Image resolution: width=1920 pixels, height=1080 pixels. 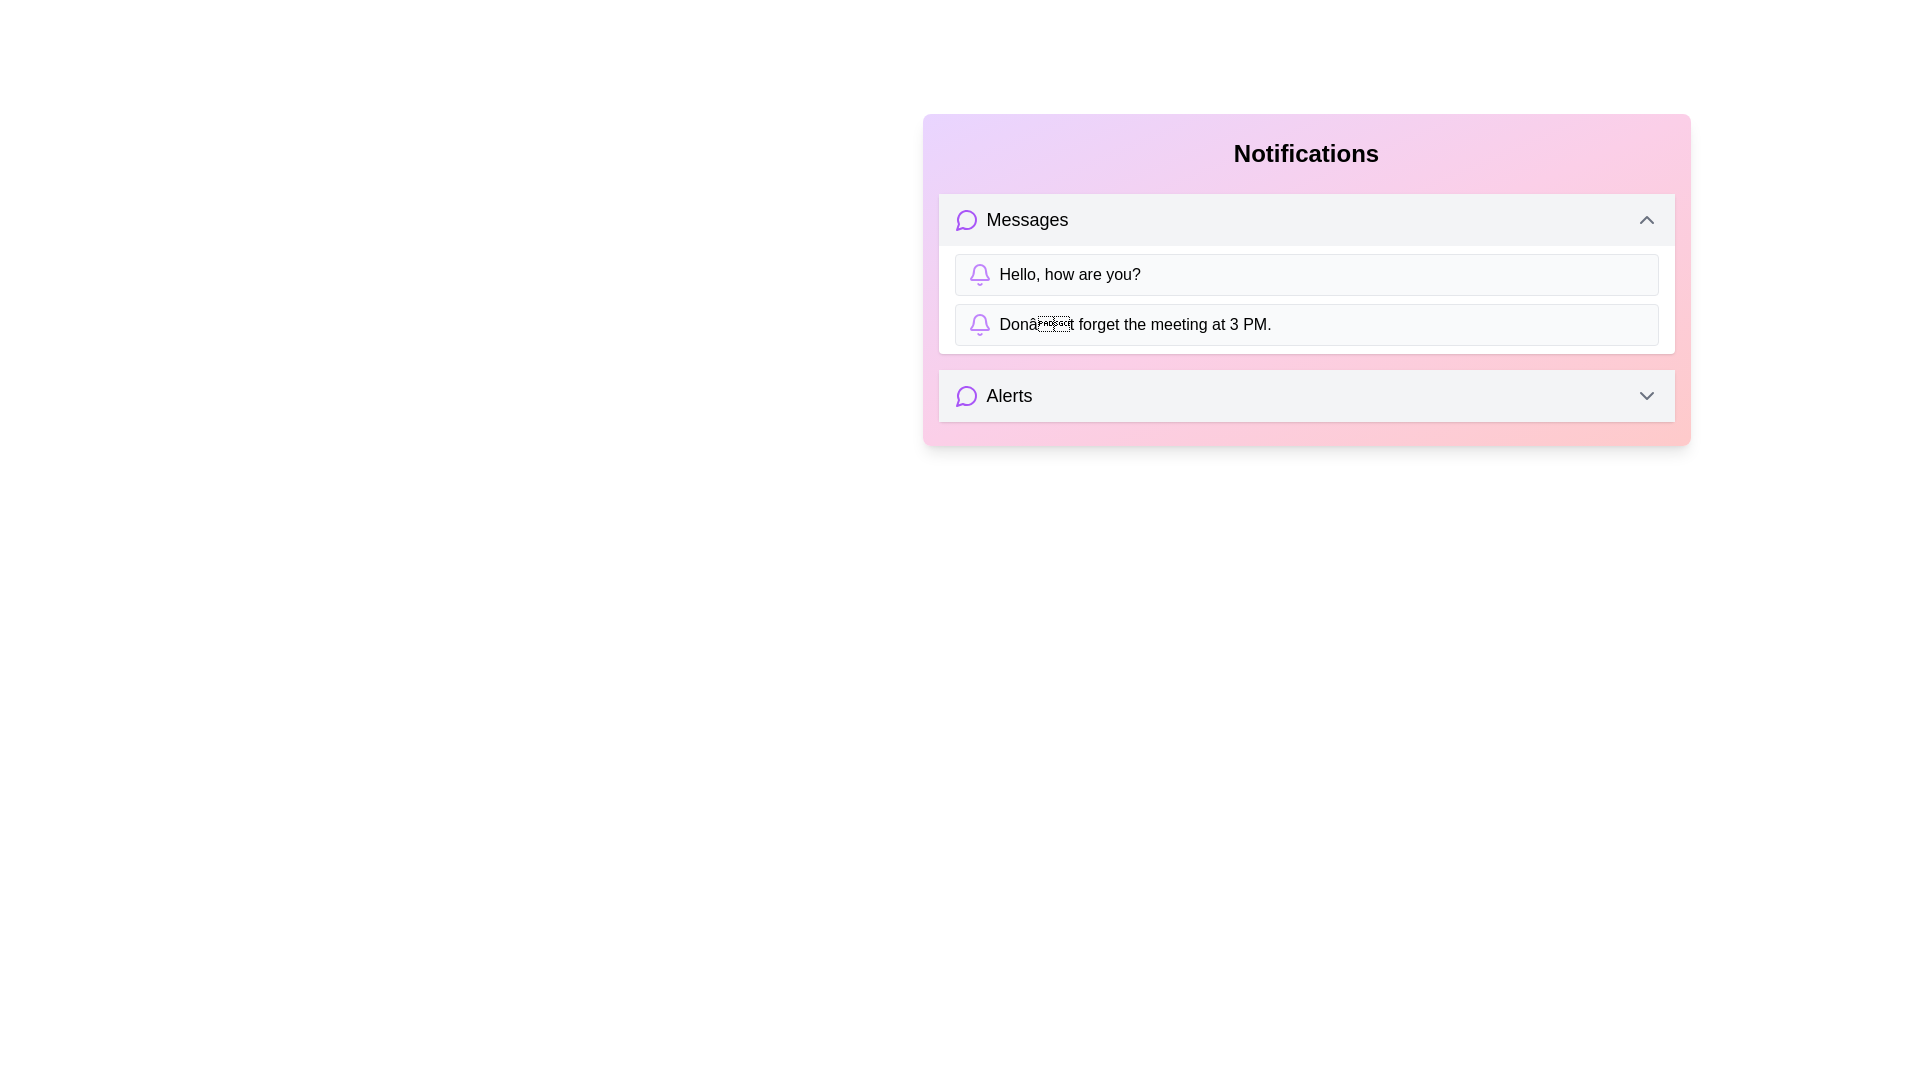 I want to click on the notification titled 'Don’t forget the meeting at 3 PM.', so click(x=1306, y=323).